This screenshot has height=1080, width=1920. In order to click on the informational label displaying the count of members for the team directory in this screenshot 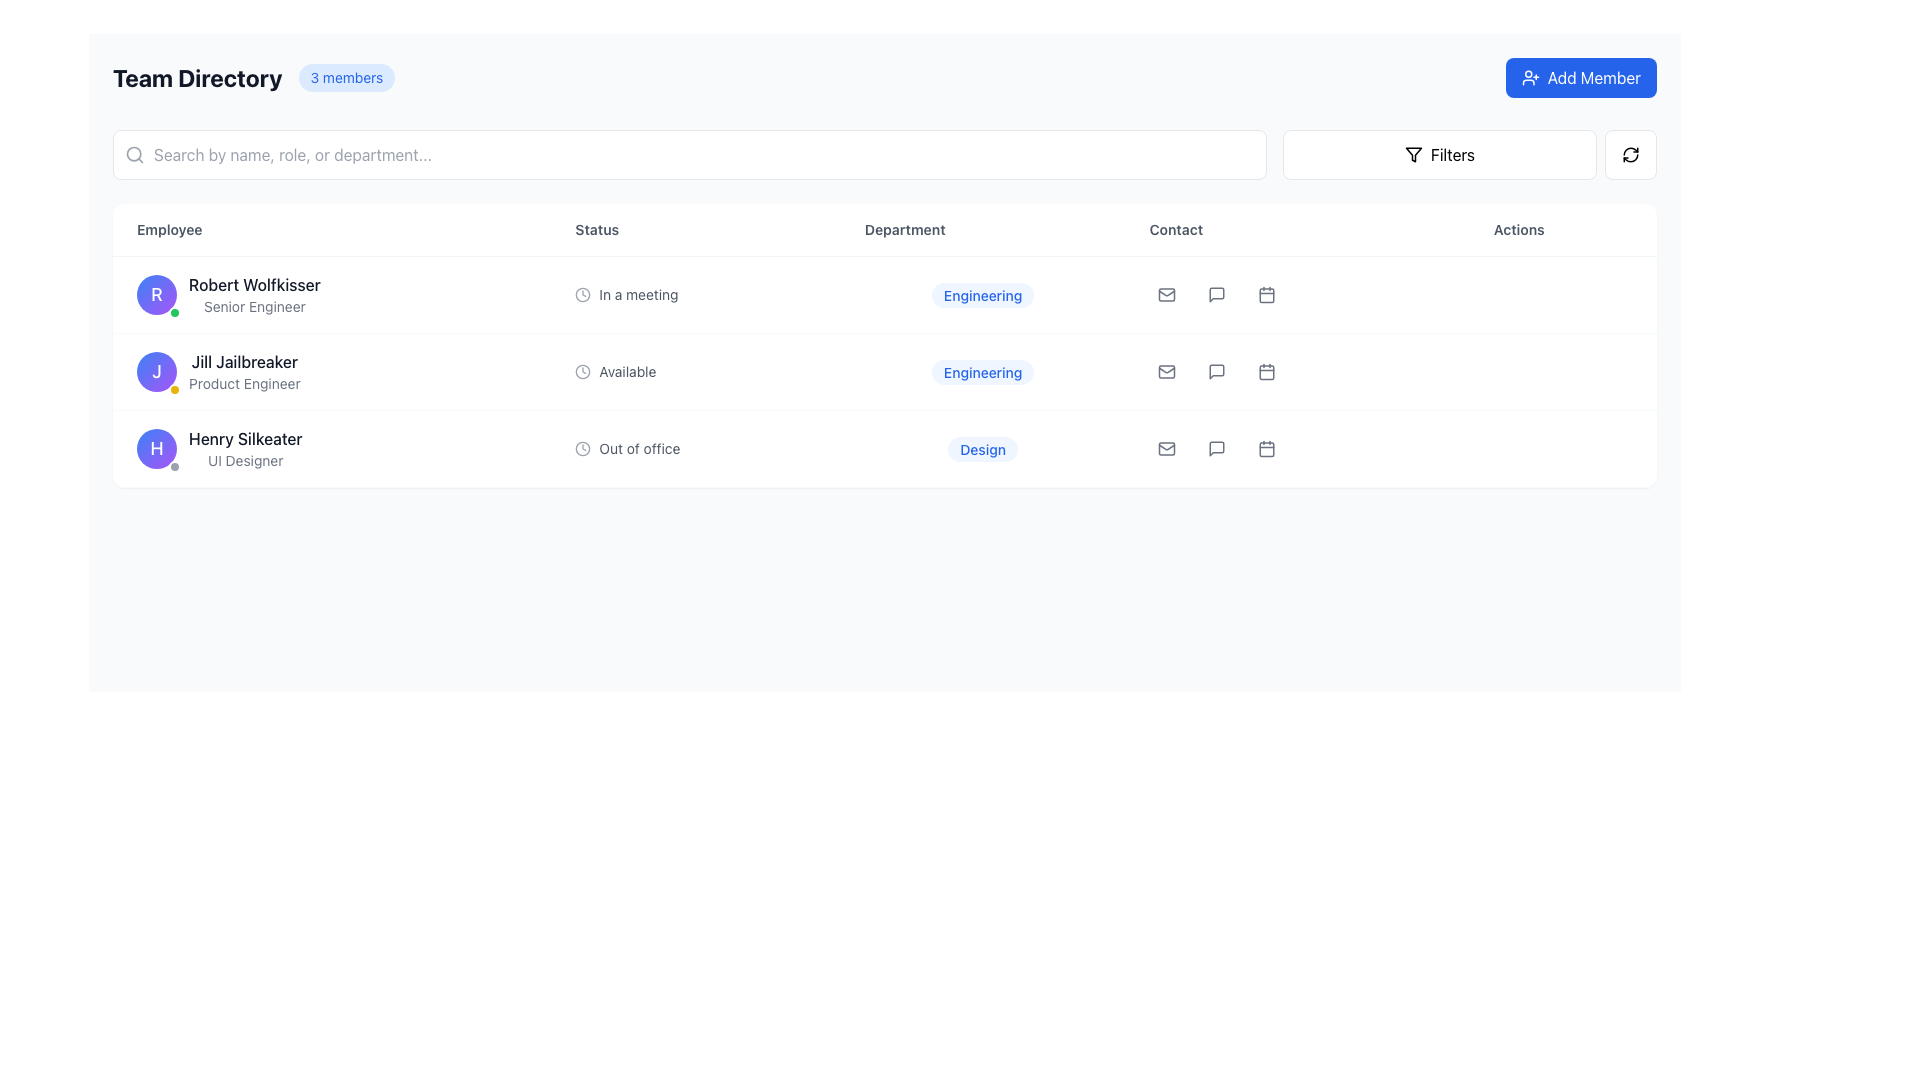, I will do `click(346, 76)`.